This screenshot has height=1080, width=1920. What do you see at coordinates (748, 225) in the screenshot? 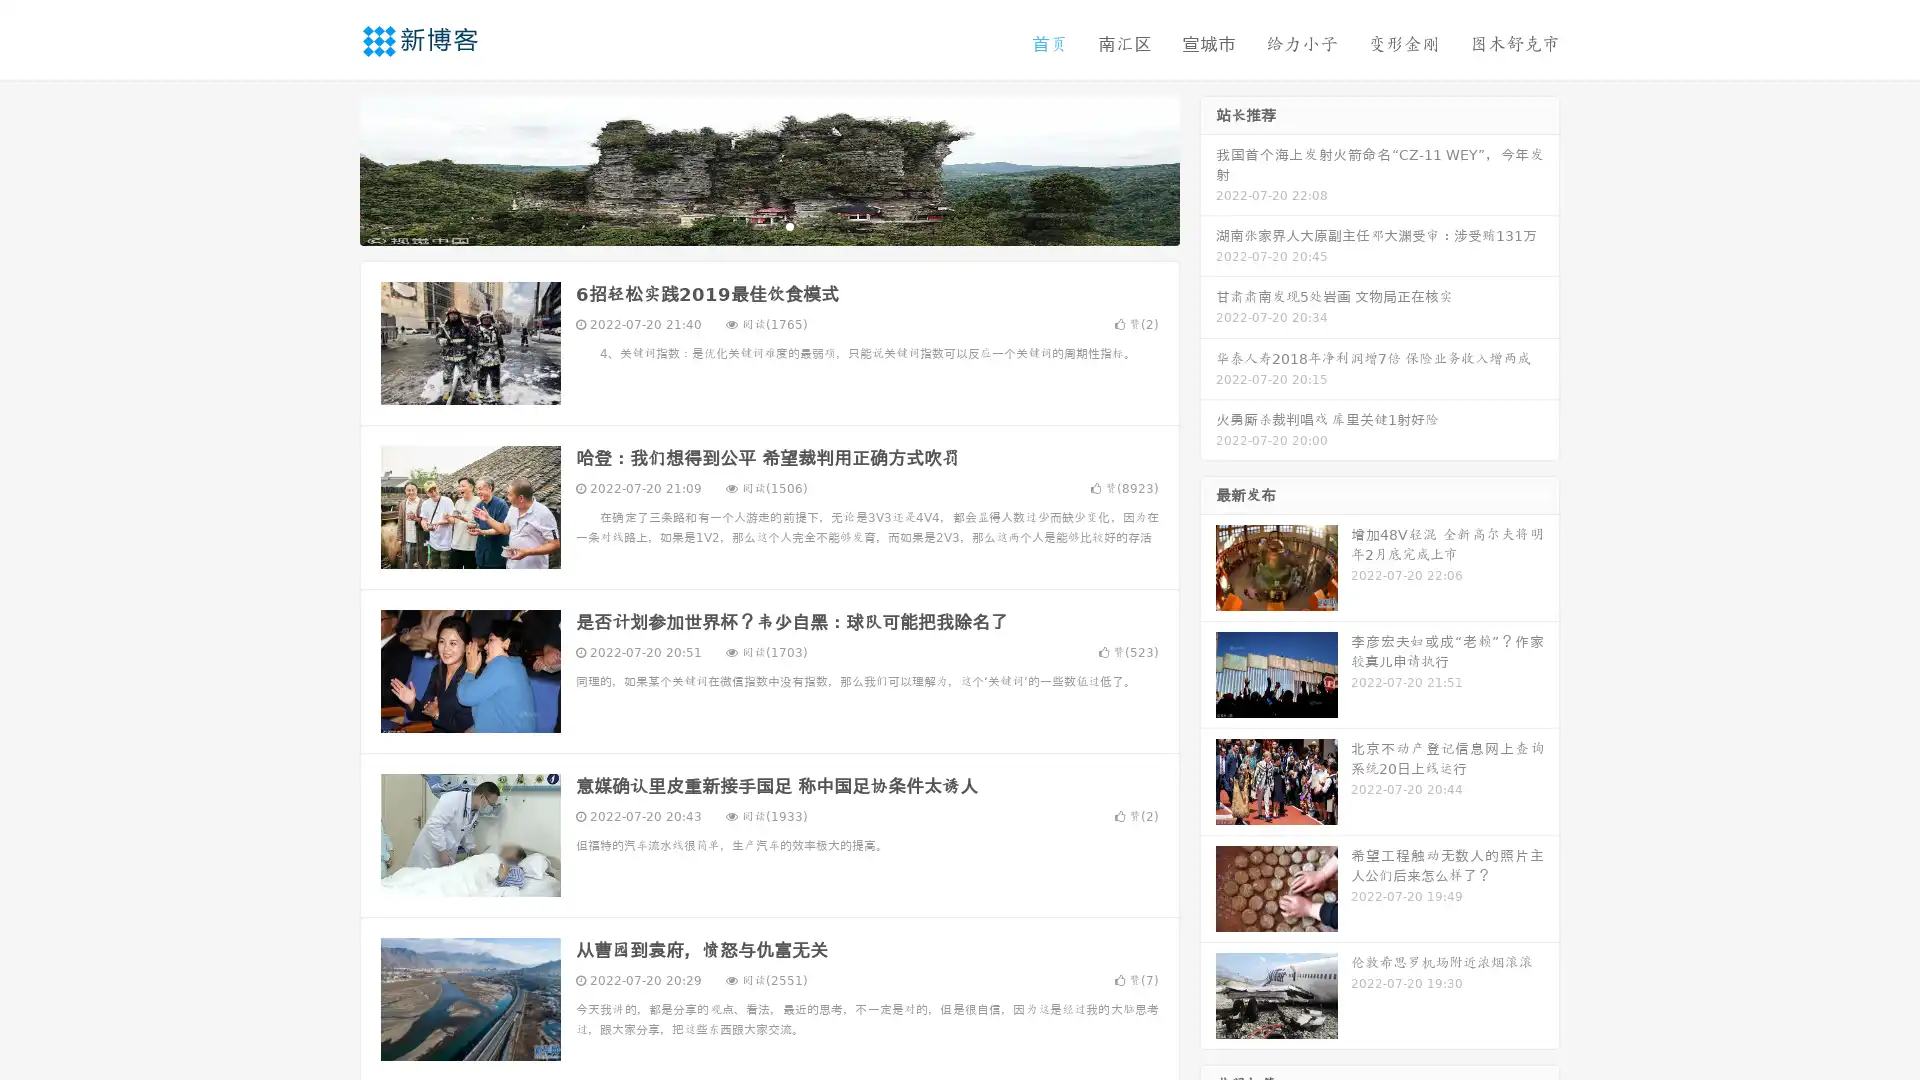
I see `Go to slide 1` at bounding box center [748, 225].